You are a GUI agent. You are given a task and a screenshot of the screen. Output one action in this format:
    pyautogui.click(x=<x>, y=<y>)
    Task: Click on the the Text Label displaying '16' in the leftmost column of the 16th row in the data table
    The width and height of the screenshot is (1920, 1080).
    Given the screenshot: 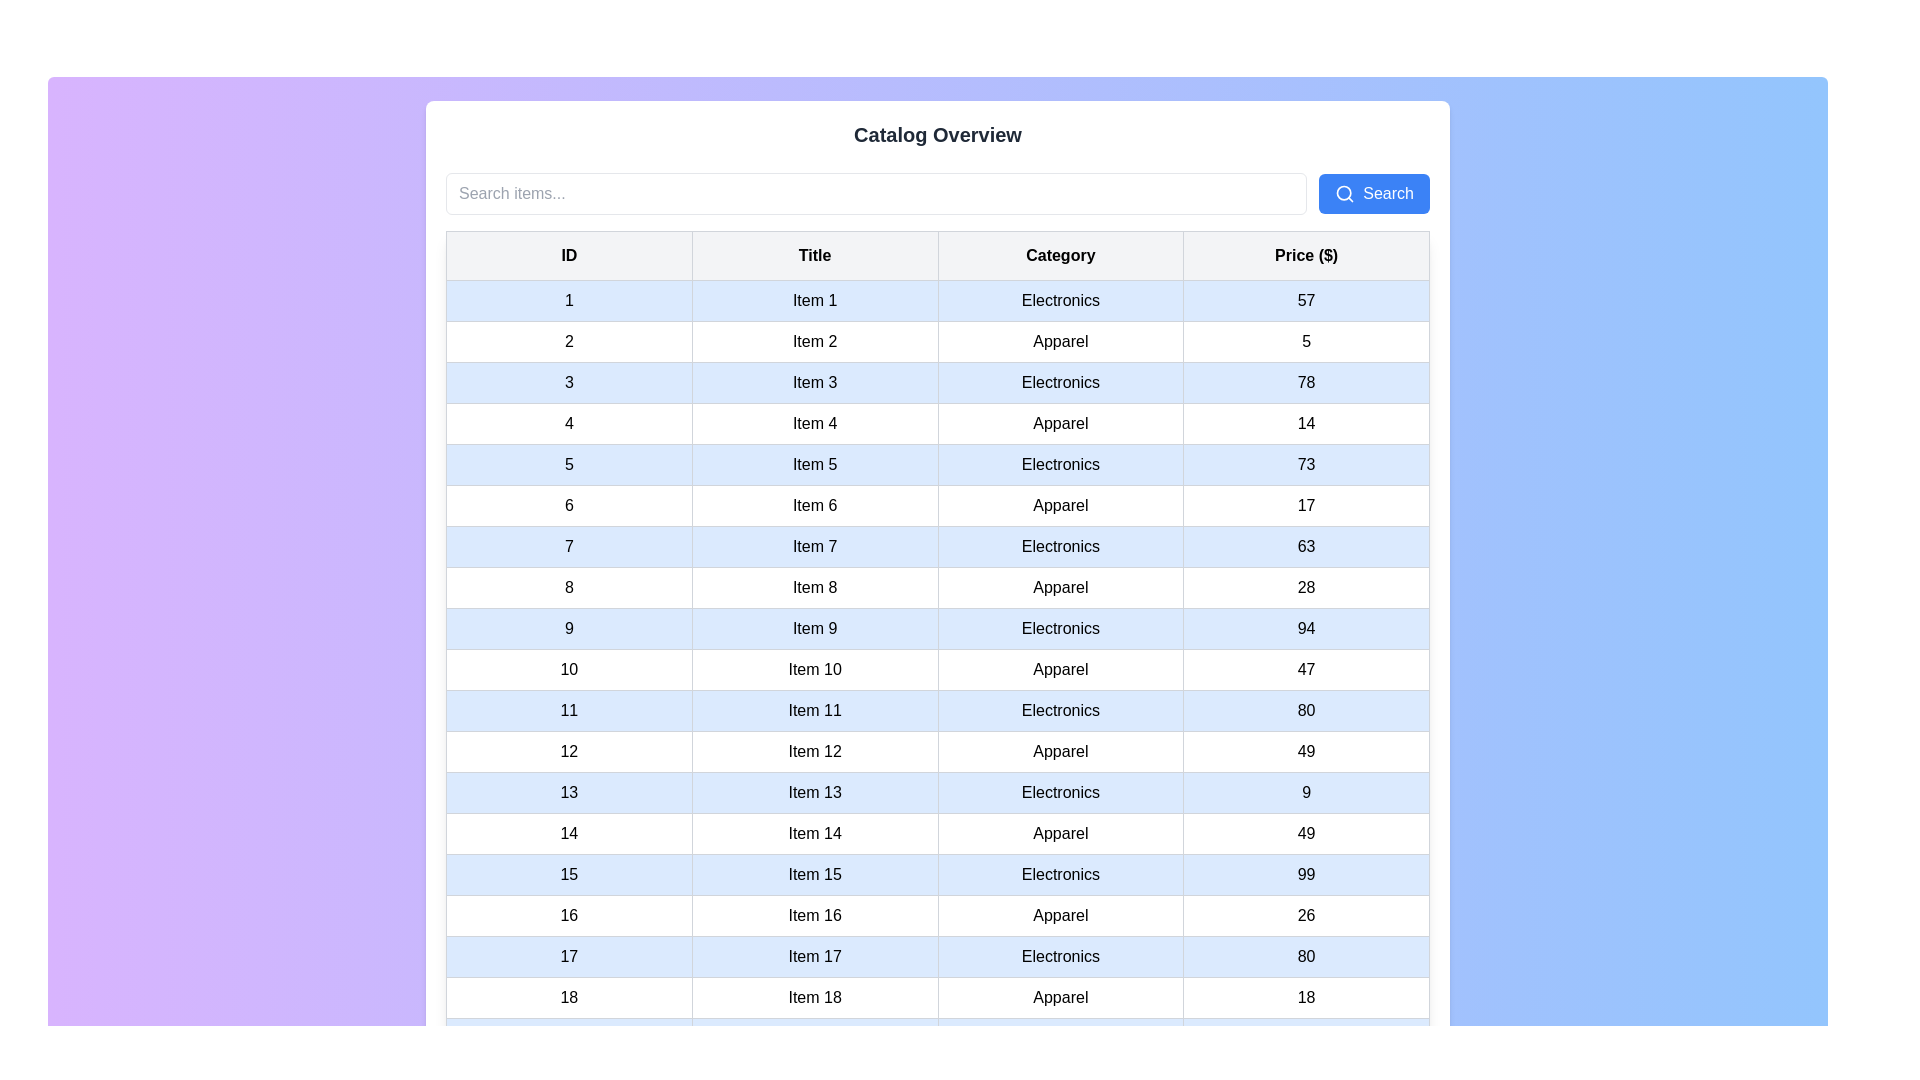 What is the action you would take?
    pyautogui.click(x=568, y=915)
    